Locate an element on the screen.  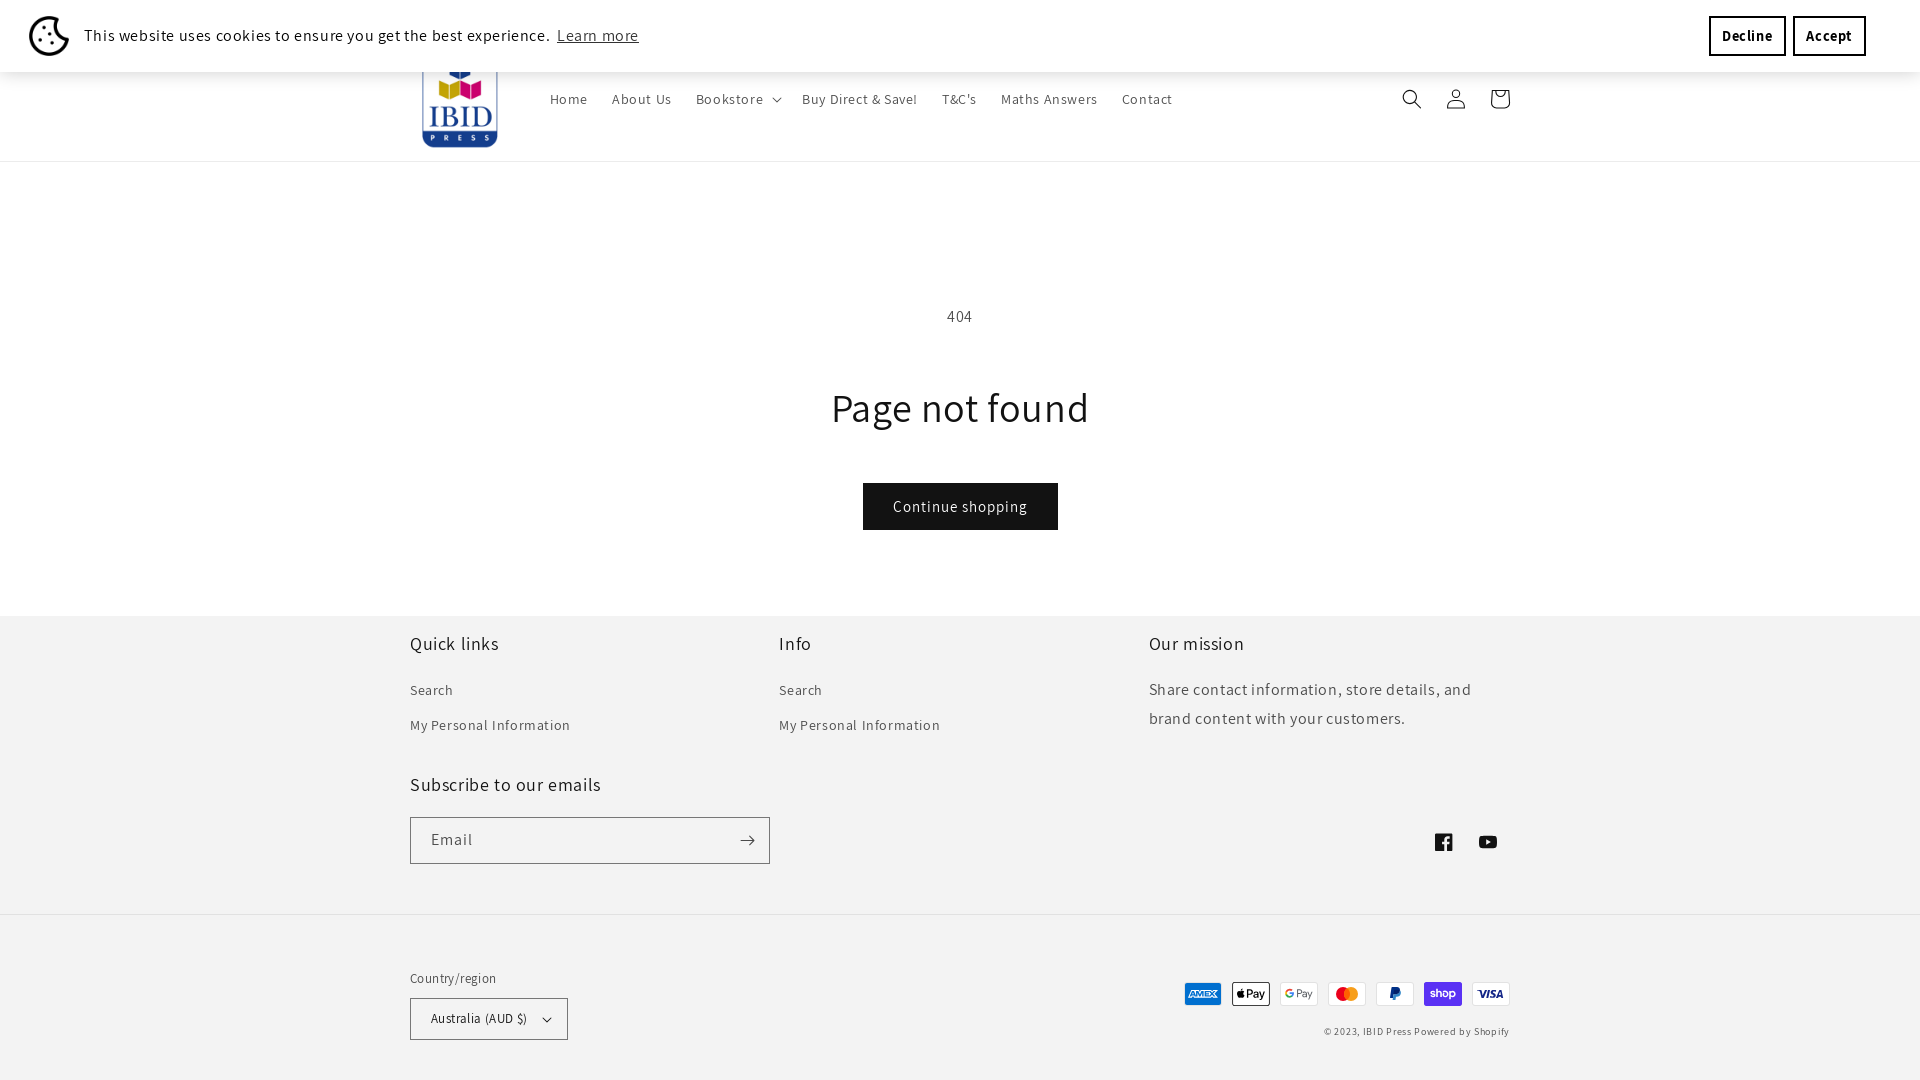
'Contact' is located at coordinates (1108, 99).